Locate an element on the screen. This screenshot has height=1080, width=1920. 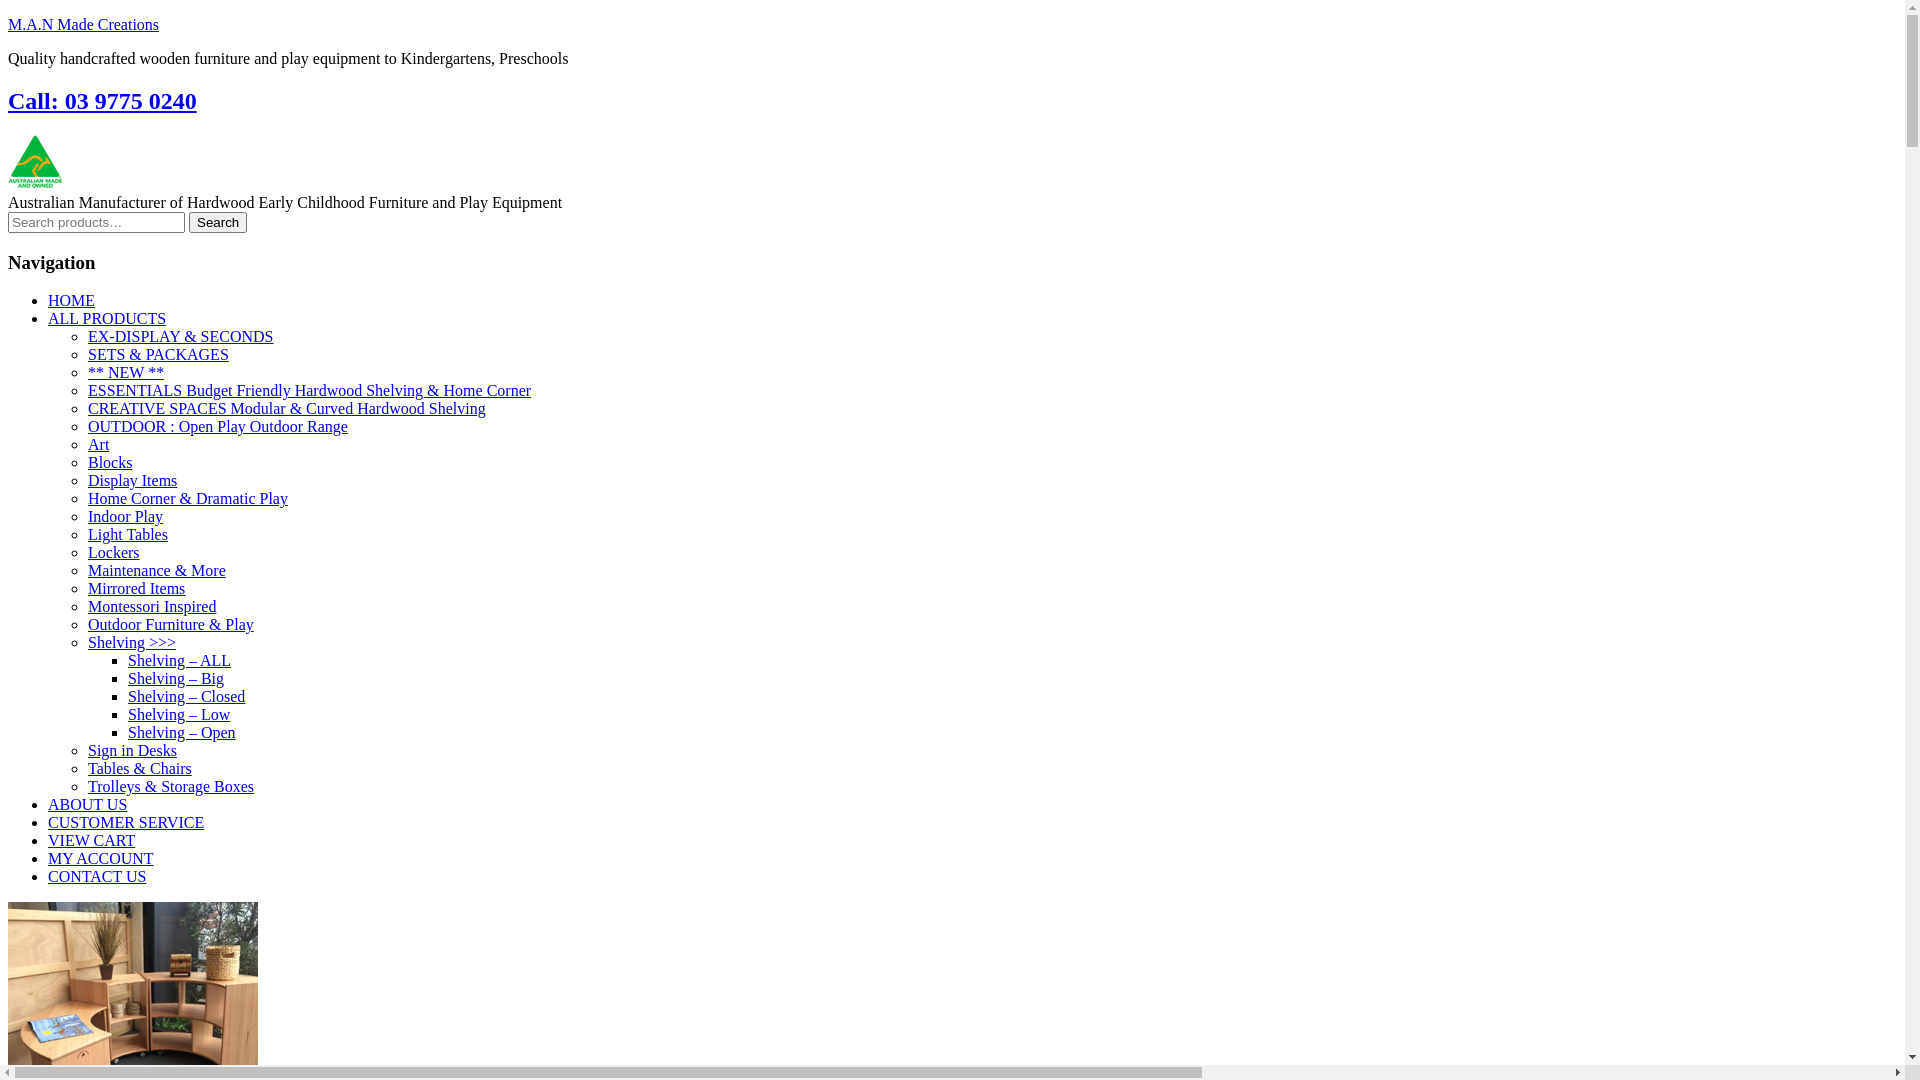
'ALL PRODUCTS' is located at coordinates (105, 317).